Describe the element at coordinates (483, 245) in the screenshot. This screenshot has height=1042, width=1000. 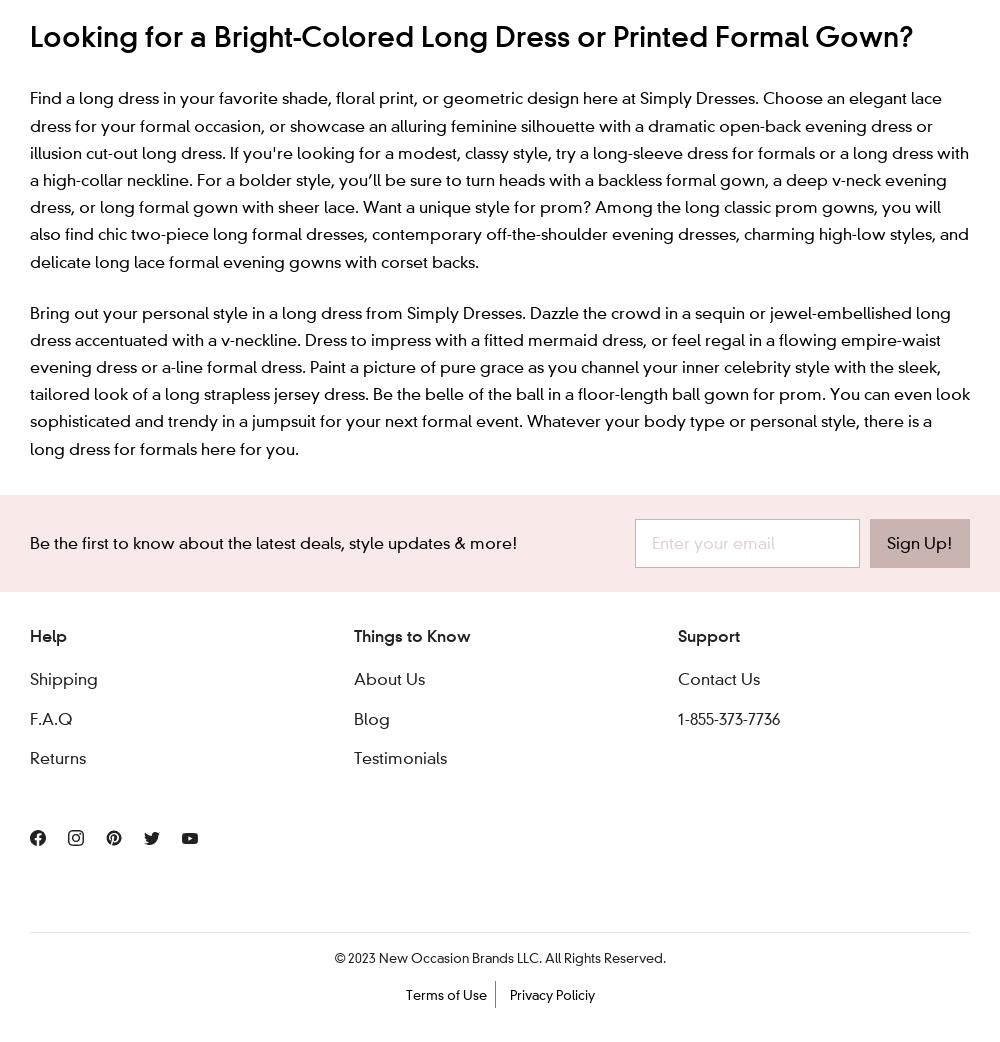
I see `'10'` at that location.